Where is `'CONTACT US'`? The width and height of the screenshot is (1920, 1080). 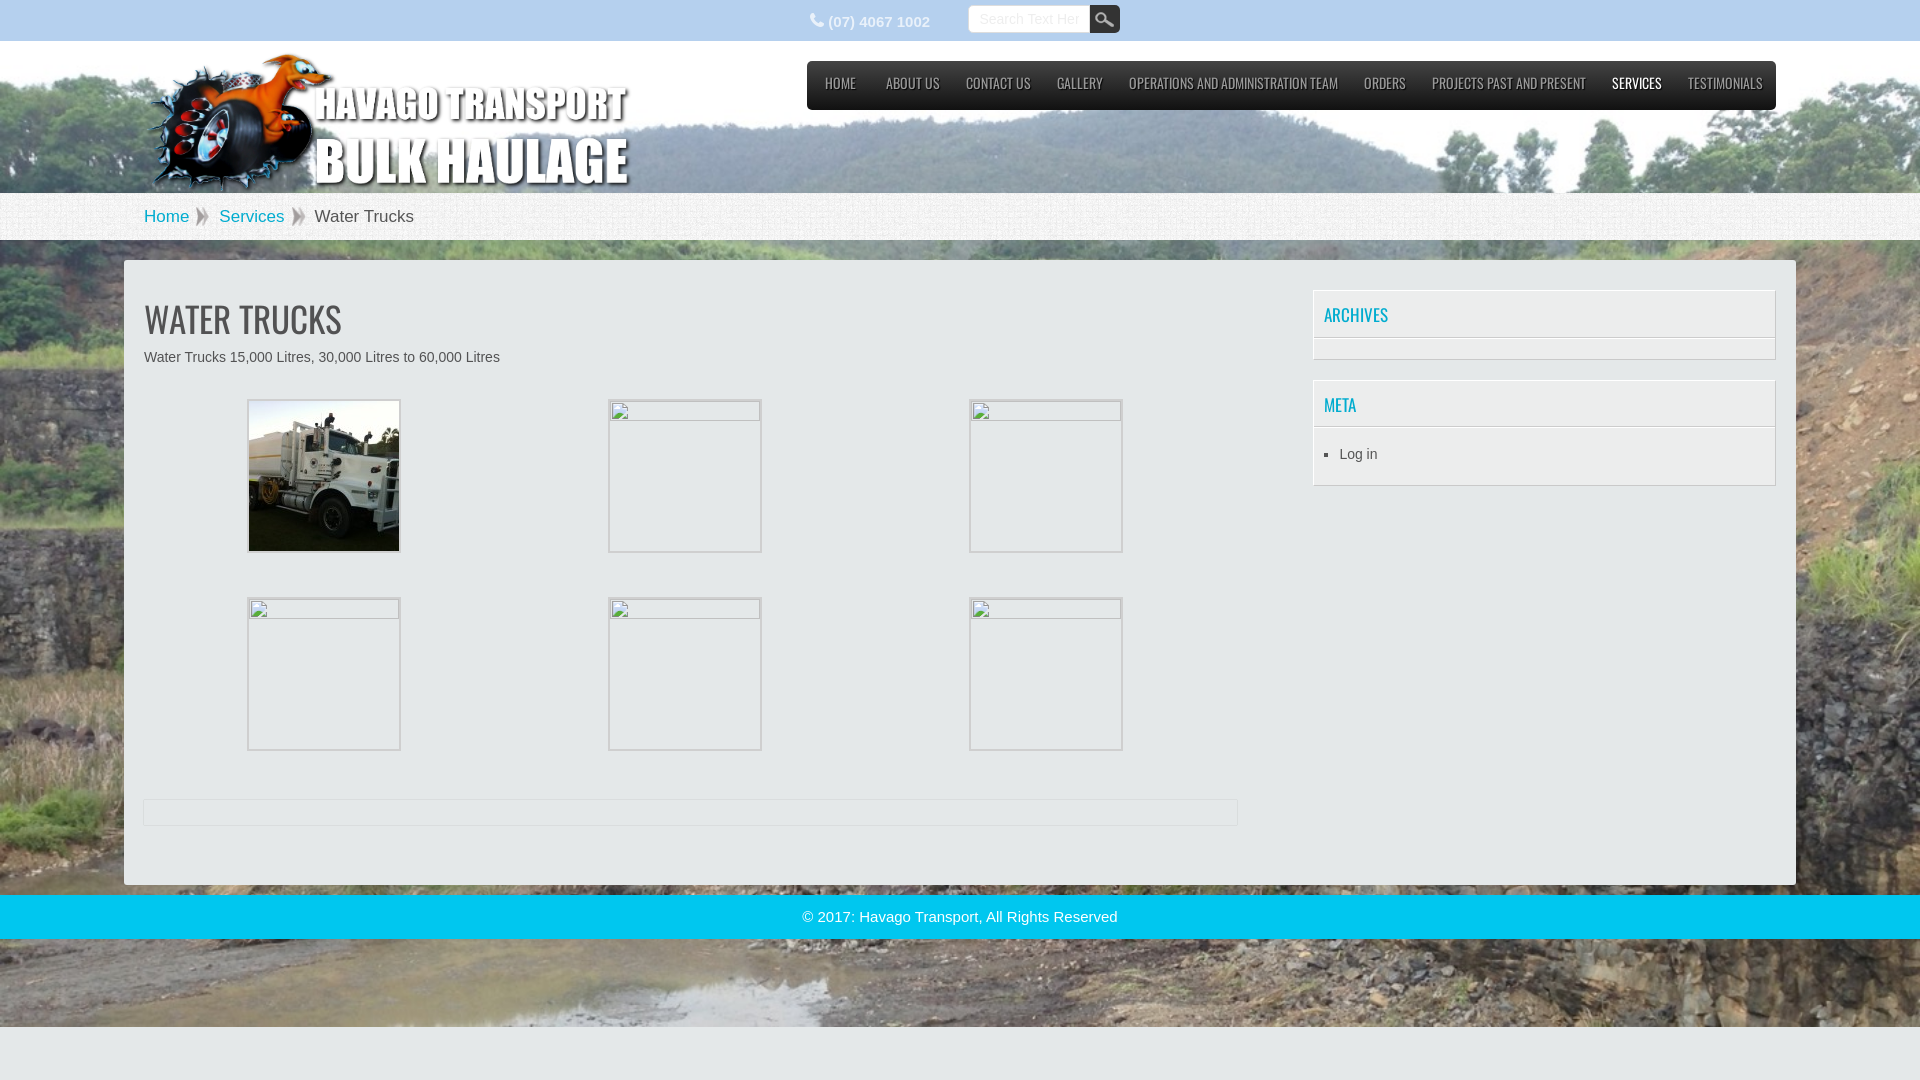 'CONTACT US' is located at coordinates (998, 87).